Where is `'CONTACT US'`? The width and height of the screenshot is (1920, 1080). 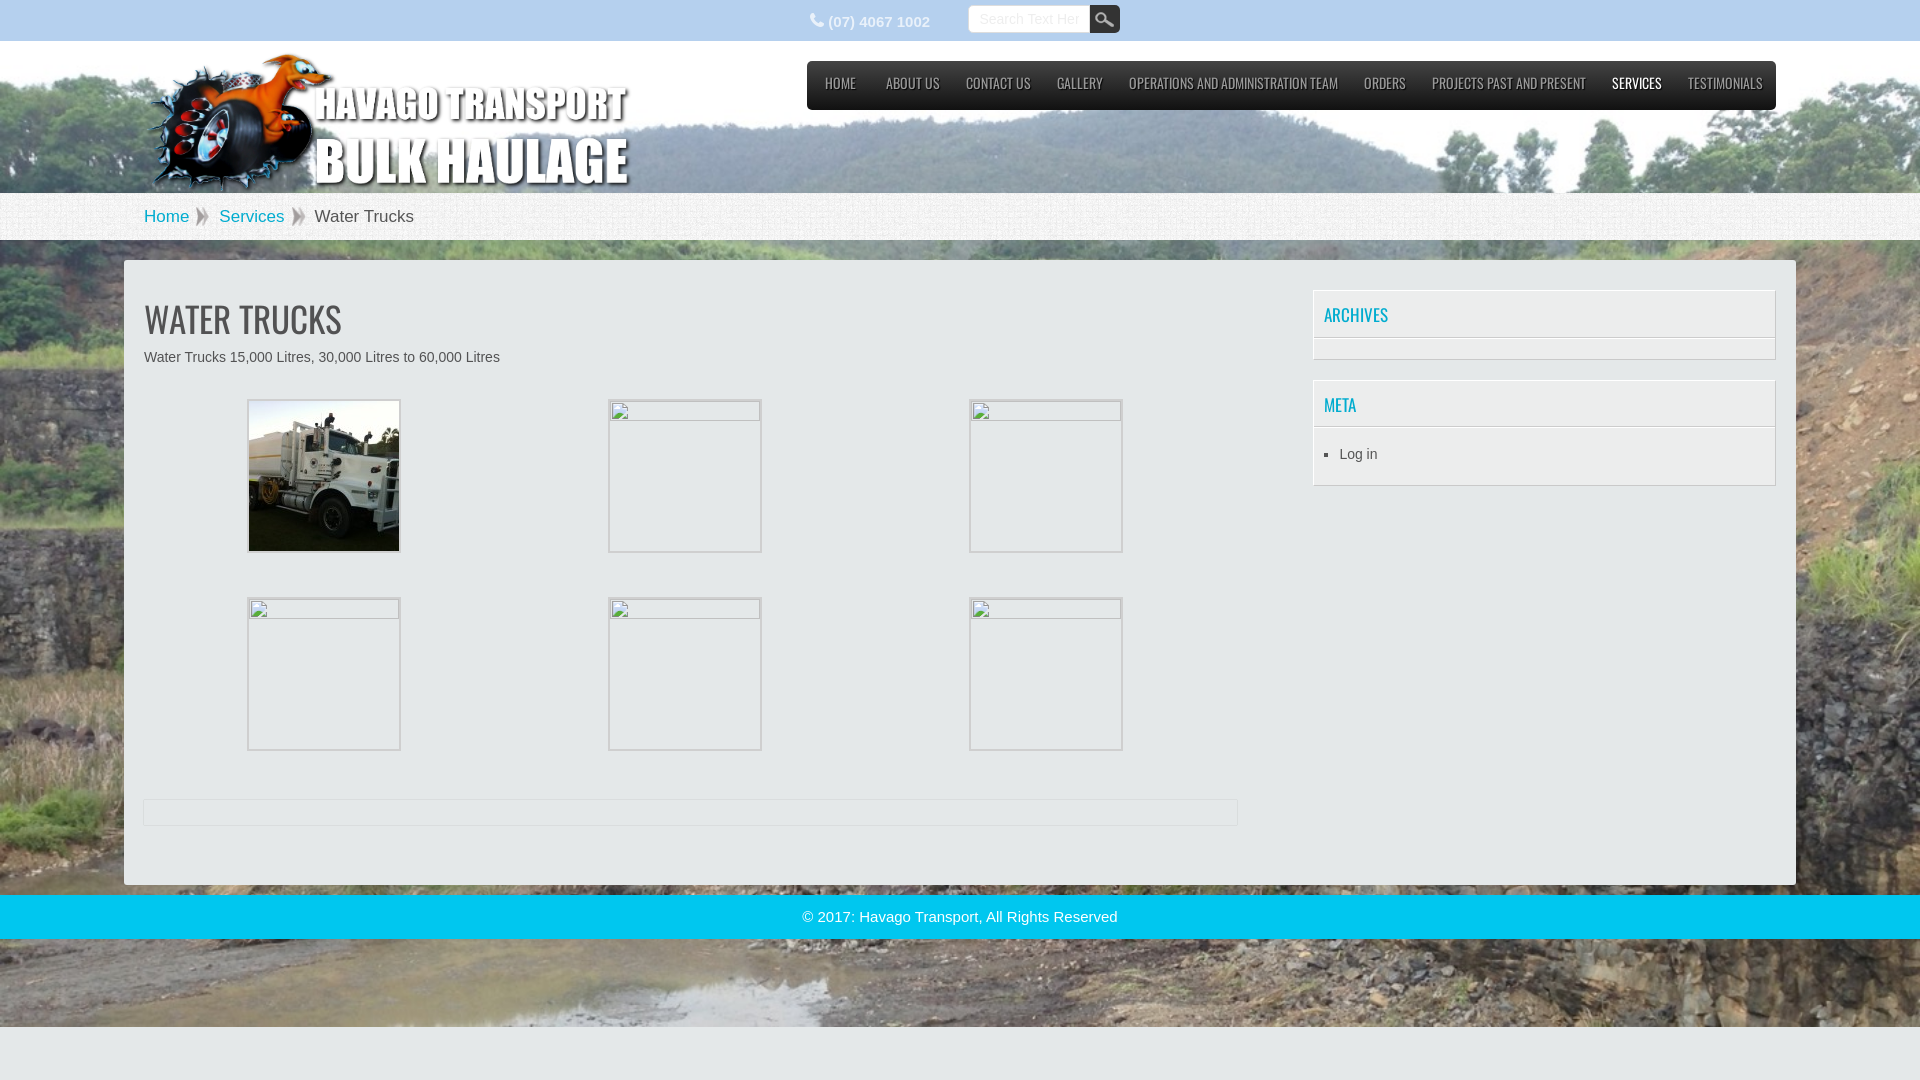 'CONTACT US' is located at coordinates (998, 87).